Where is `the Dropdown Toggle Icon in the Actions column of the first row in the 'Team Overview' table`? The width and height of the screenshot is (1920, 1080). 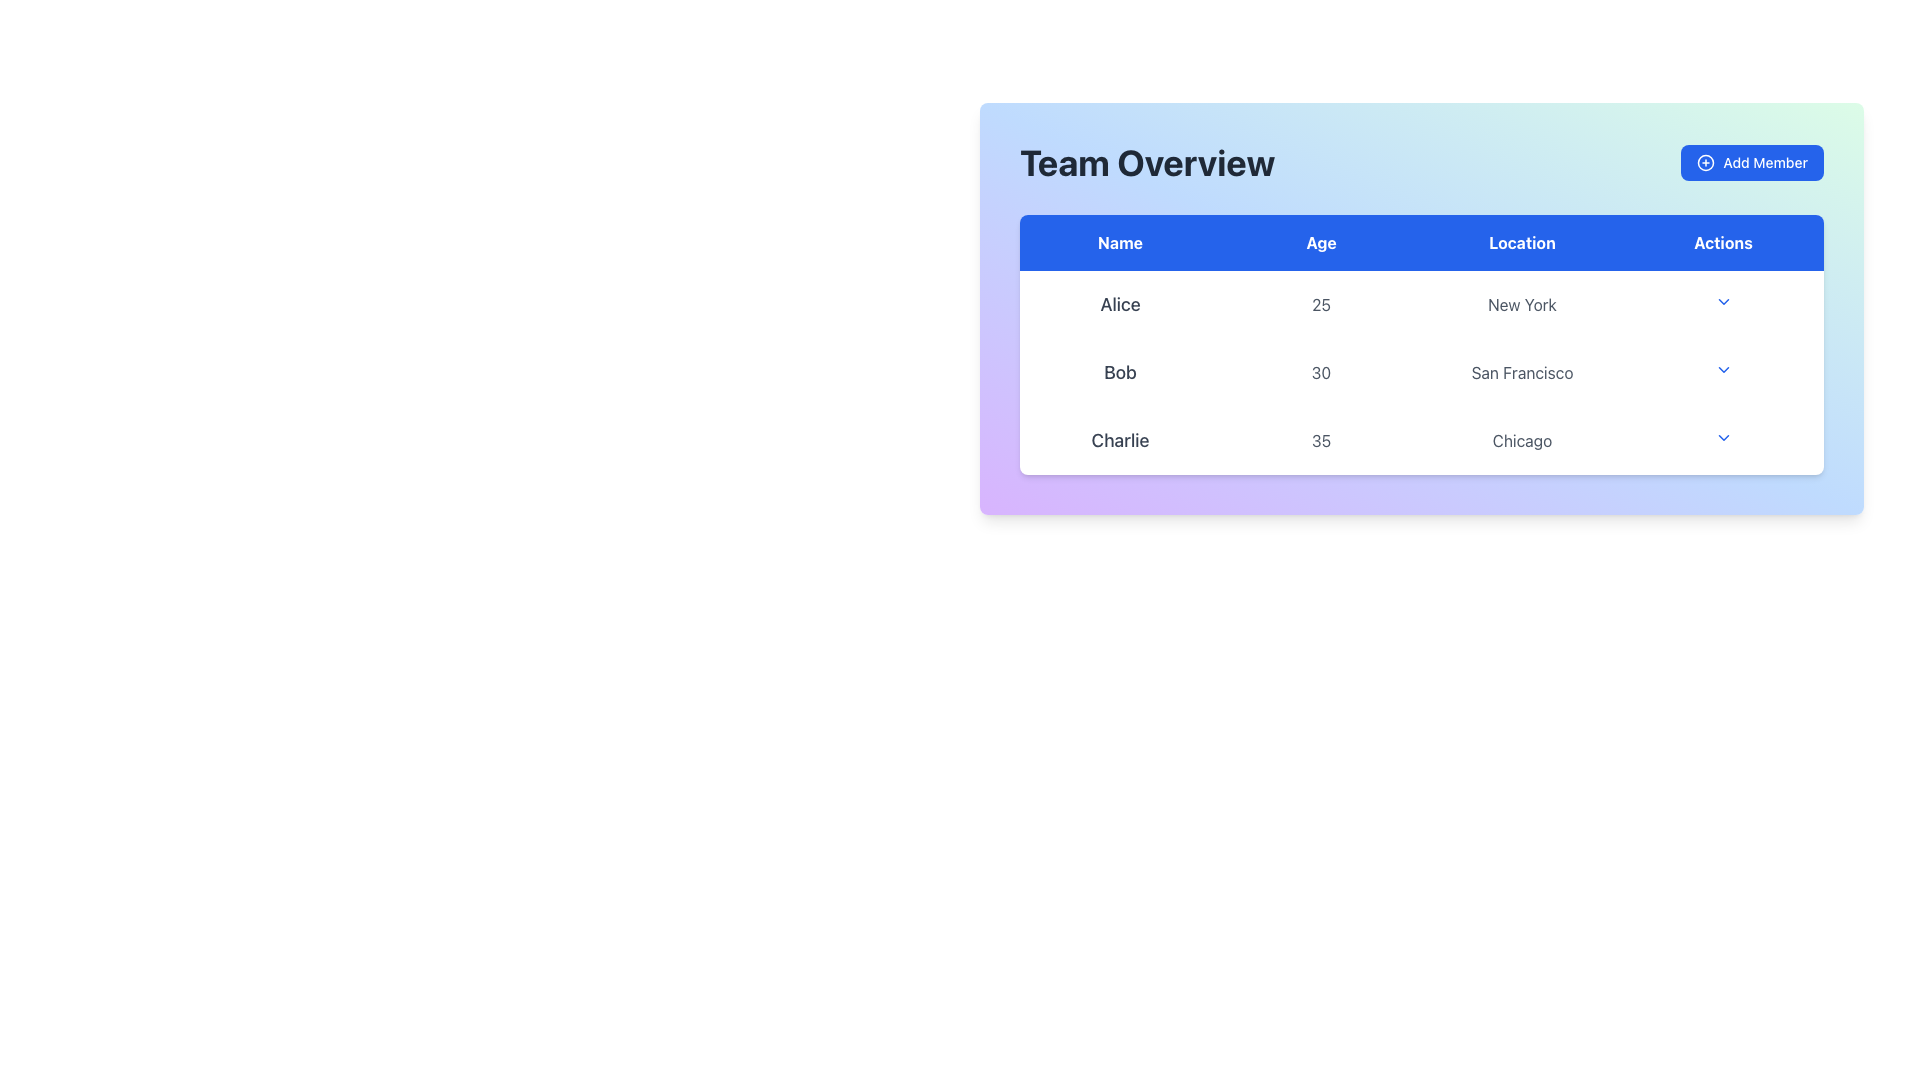
the Dropdown Toggle Icon in the Actions column of the first row in the 'Team Overview' table is located at coordinates (1722, 304).